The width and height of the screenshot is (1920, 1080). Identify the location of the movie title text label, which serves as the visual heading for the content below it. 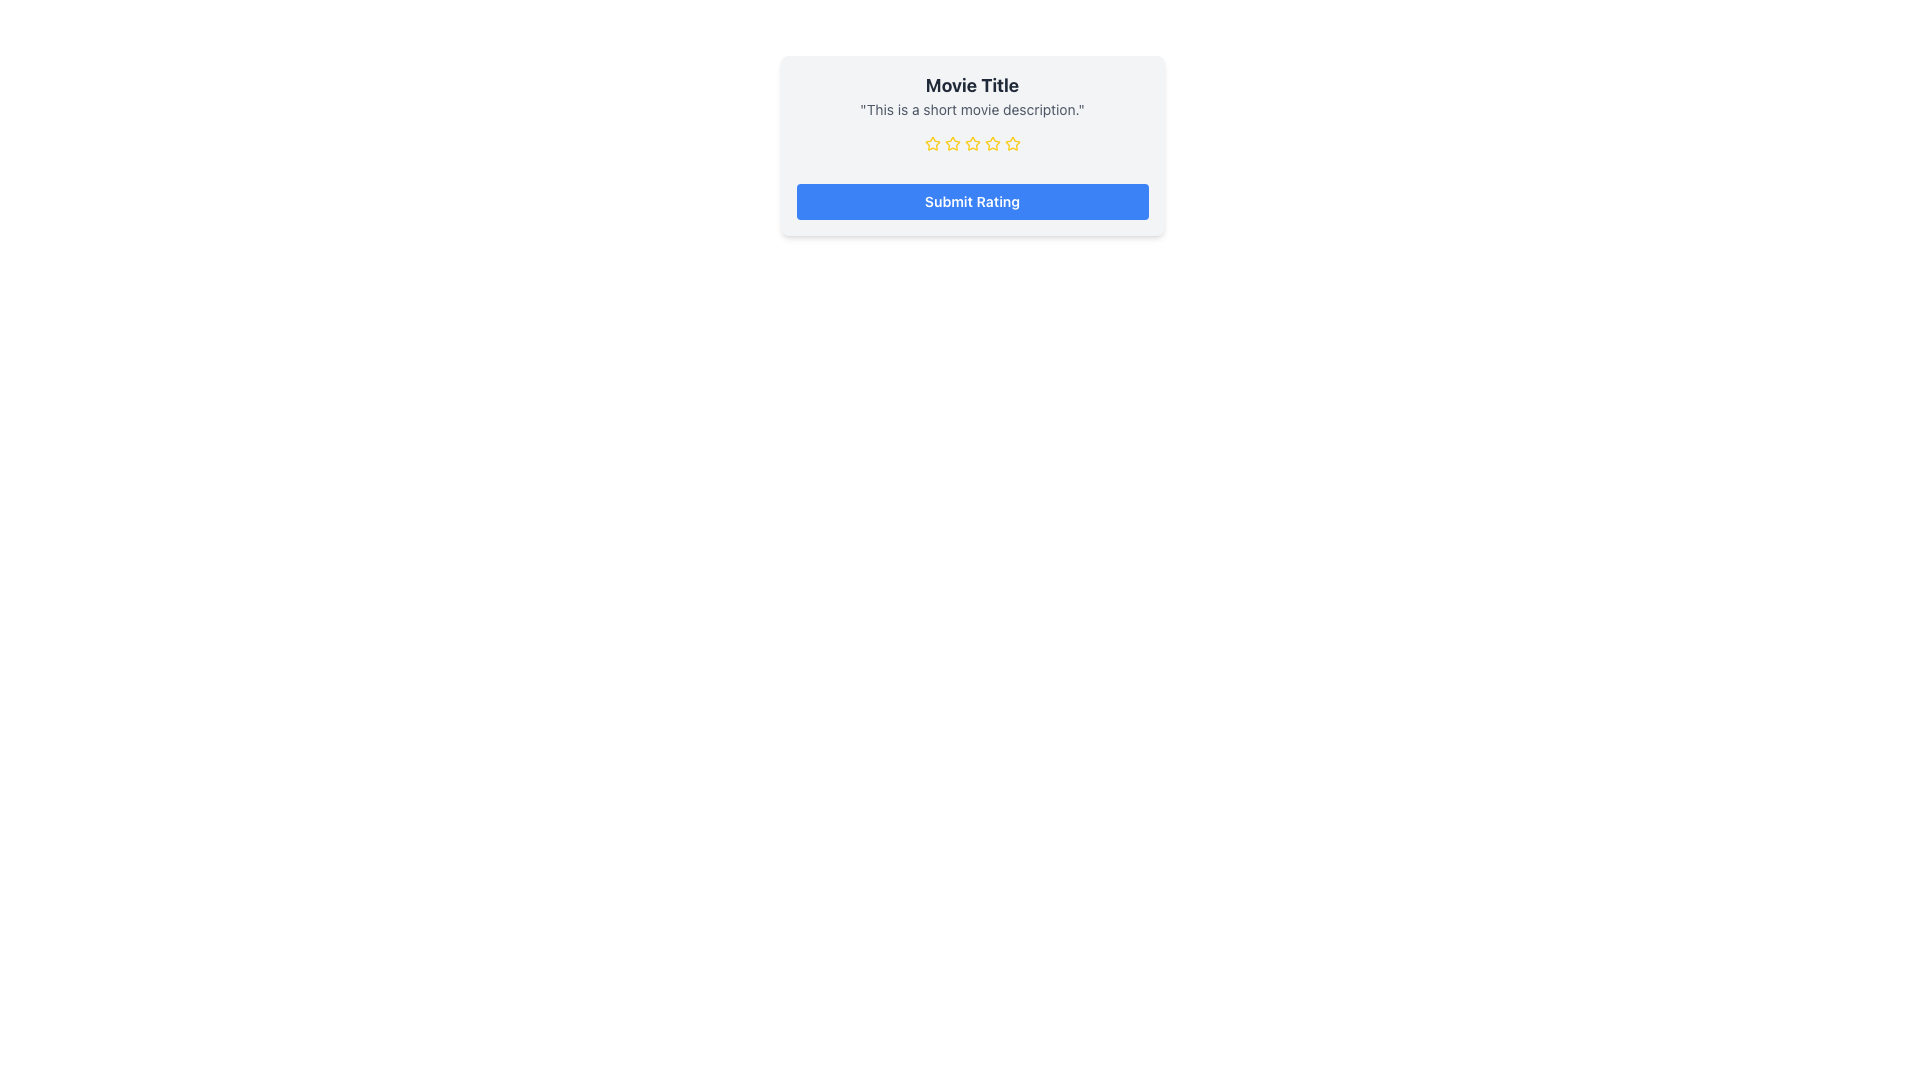
(972, 84).